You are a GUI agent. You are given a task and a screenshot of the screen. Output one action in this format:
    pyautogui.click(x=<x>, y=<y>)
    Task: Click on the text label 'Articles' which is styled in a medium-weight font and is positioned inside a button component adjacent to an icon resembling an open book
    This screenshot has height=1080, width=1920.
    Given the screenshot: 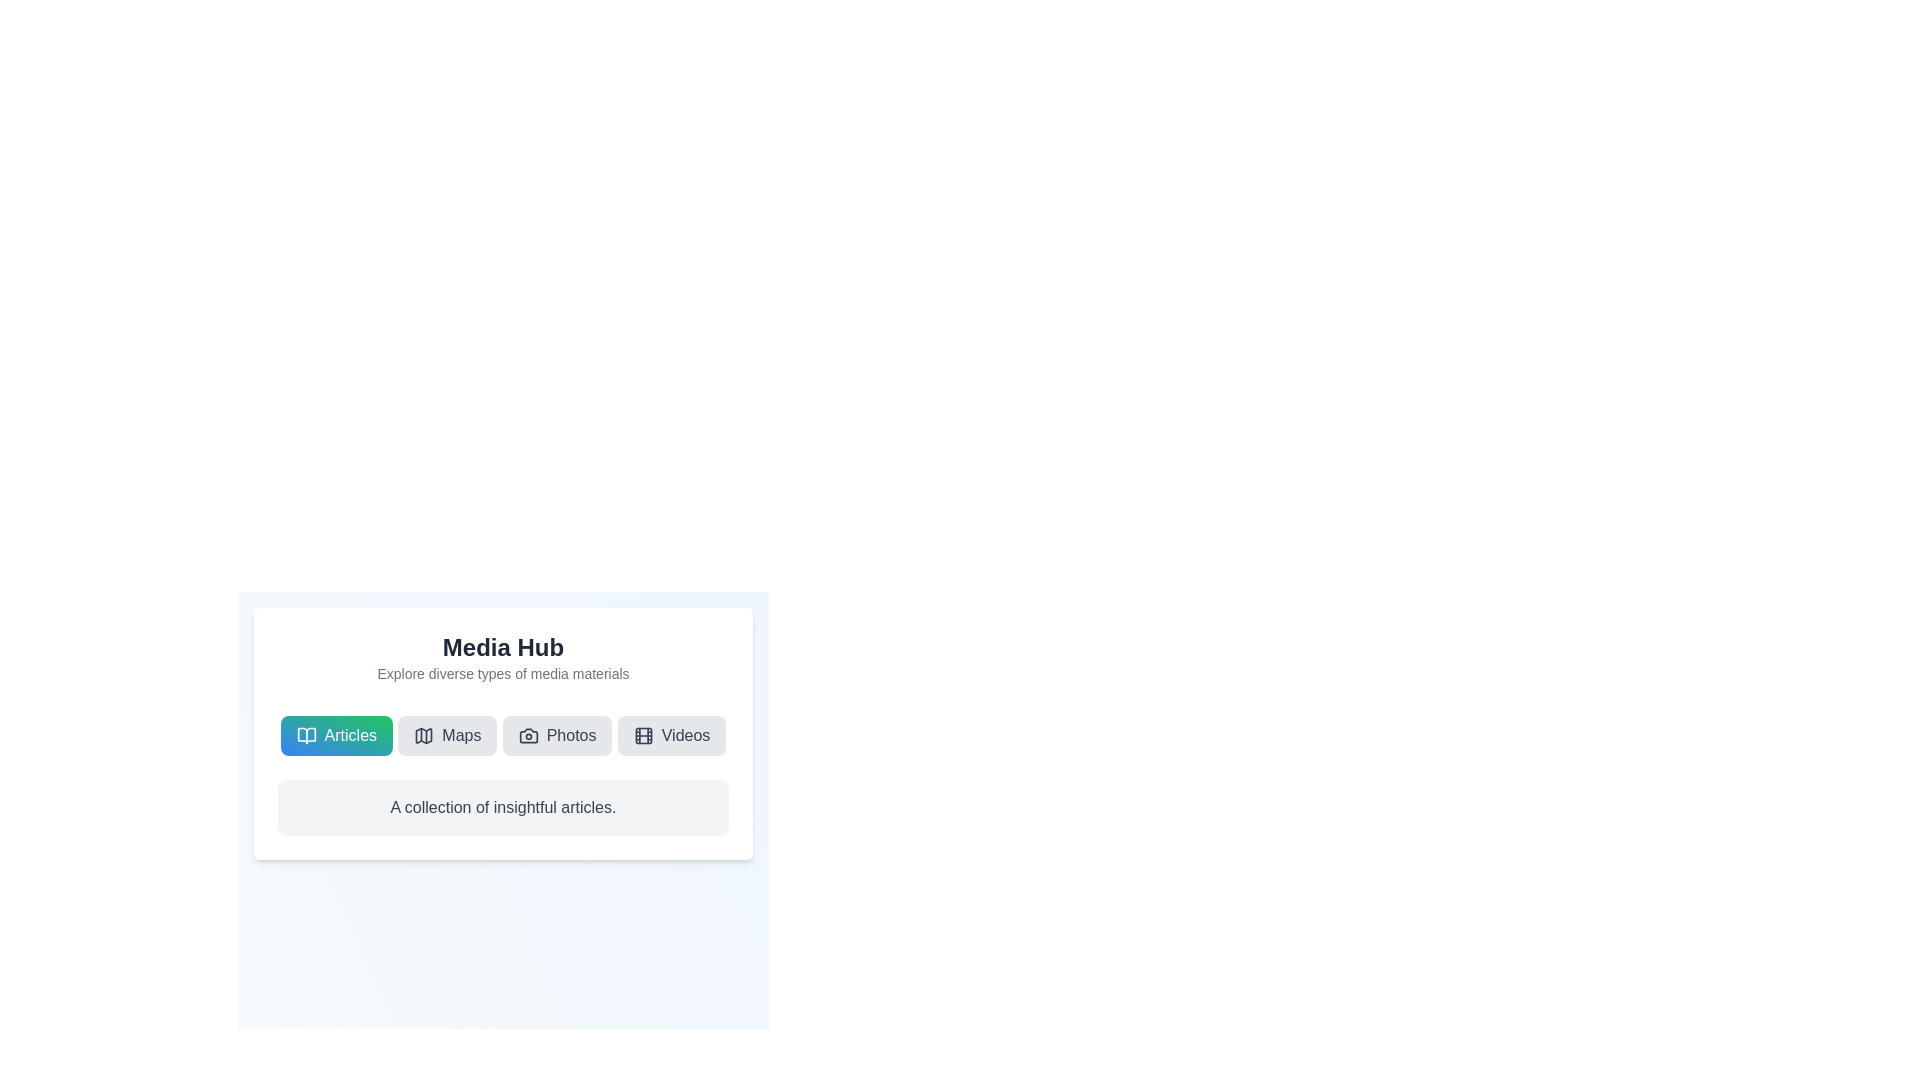 What is the action you would take?
    pyautogui.click(x=350, y=736)
    